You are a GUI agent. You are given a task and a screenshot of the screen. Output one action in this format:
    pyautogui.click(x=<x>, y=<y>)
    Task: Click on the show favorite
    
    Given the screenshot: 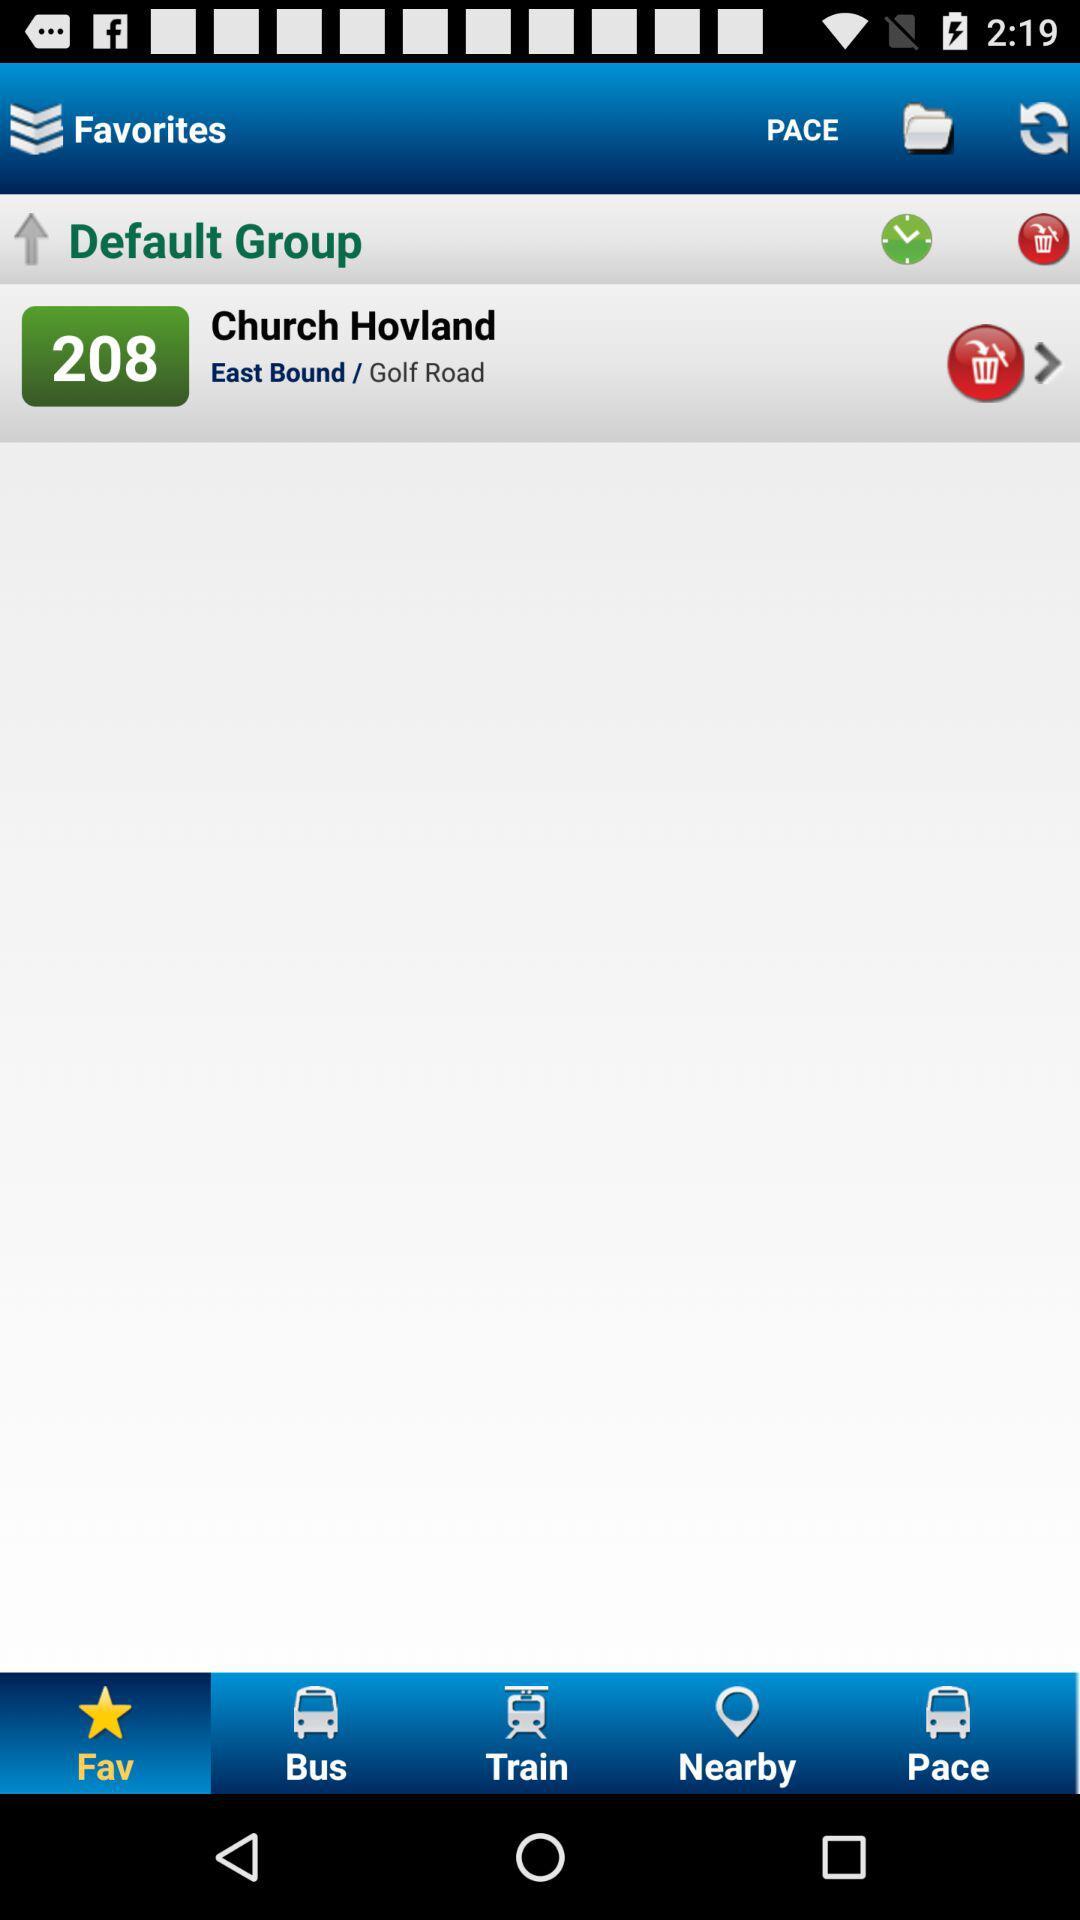 What is the action you would take?
    pyautogui.click(x=36, y=127)
    